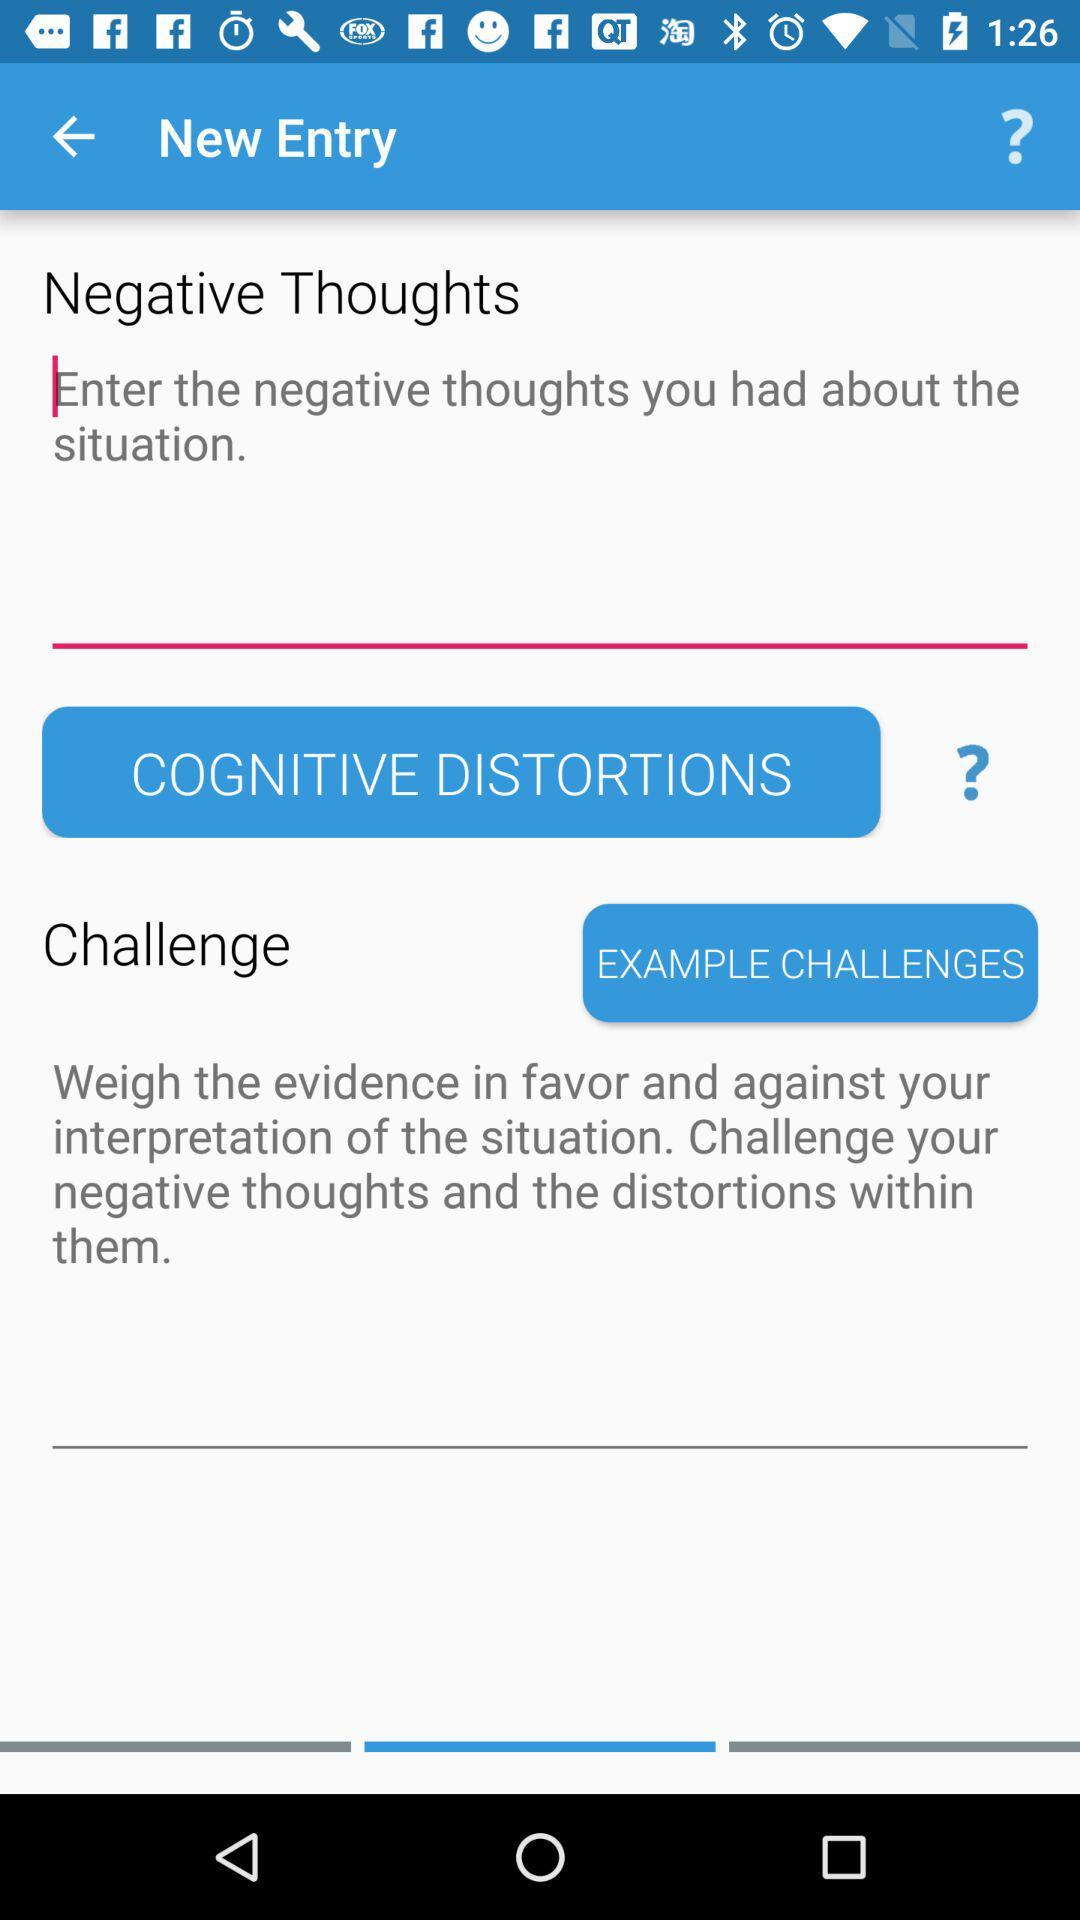  I want to click on the button next to the cognitive distortions button, so click(971, 771).